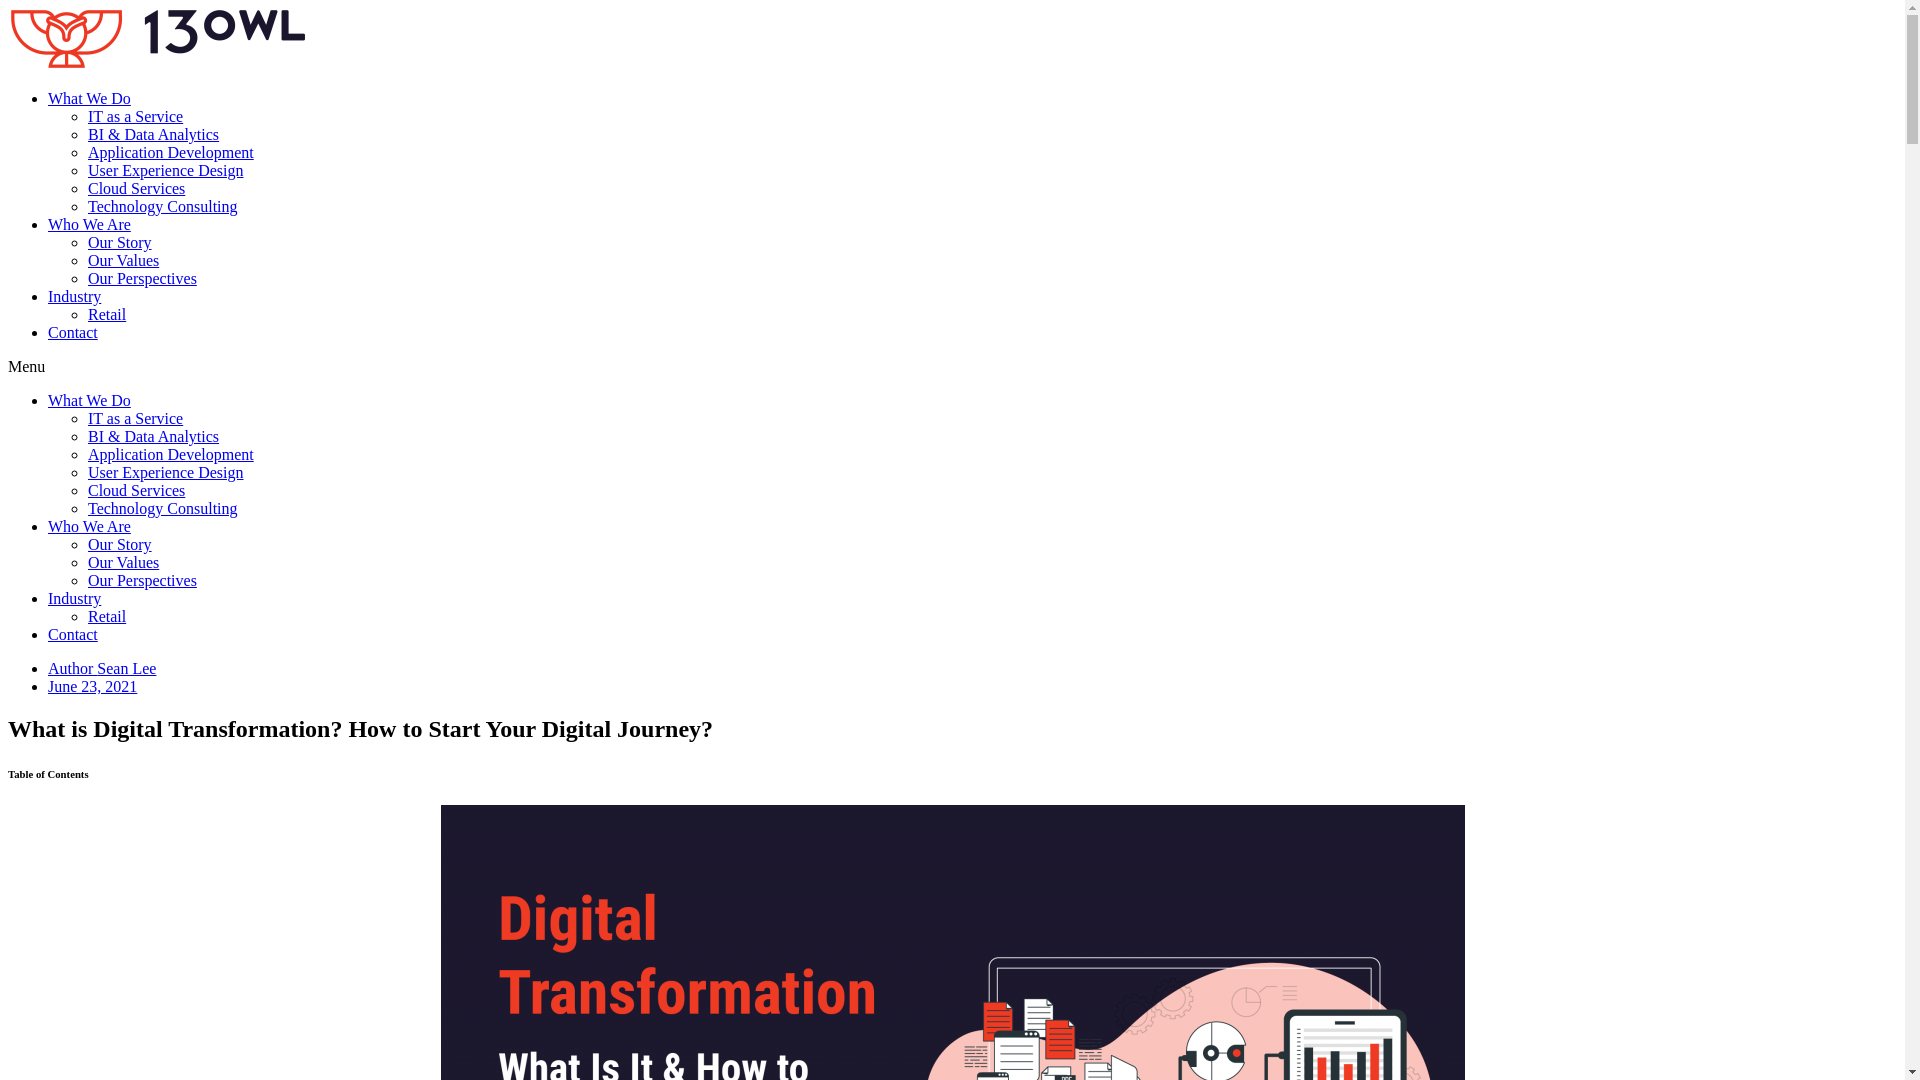 This screenshot has width=1920, height=1080. Describe the element at coordinates (163, 206) in the screenshot. I see `'Technology Consulting'` at that location.